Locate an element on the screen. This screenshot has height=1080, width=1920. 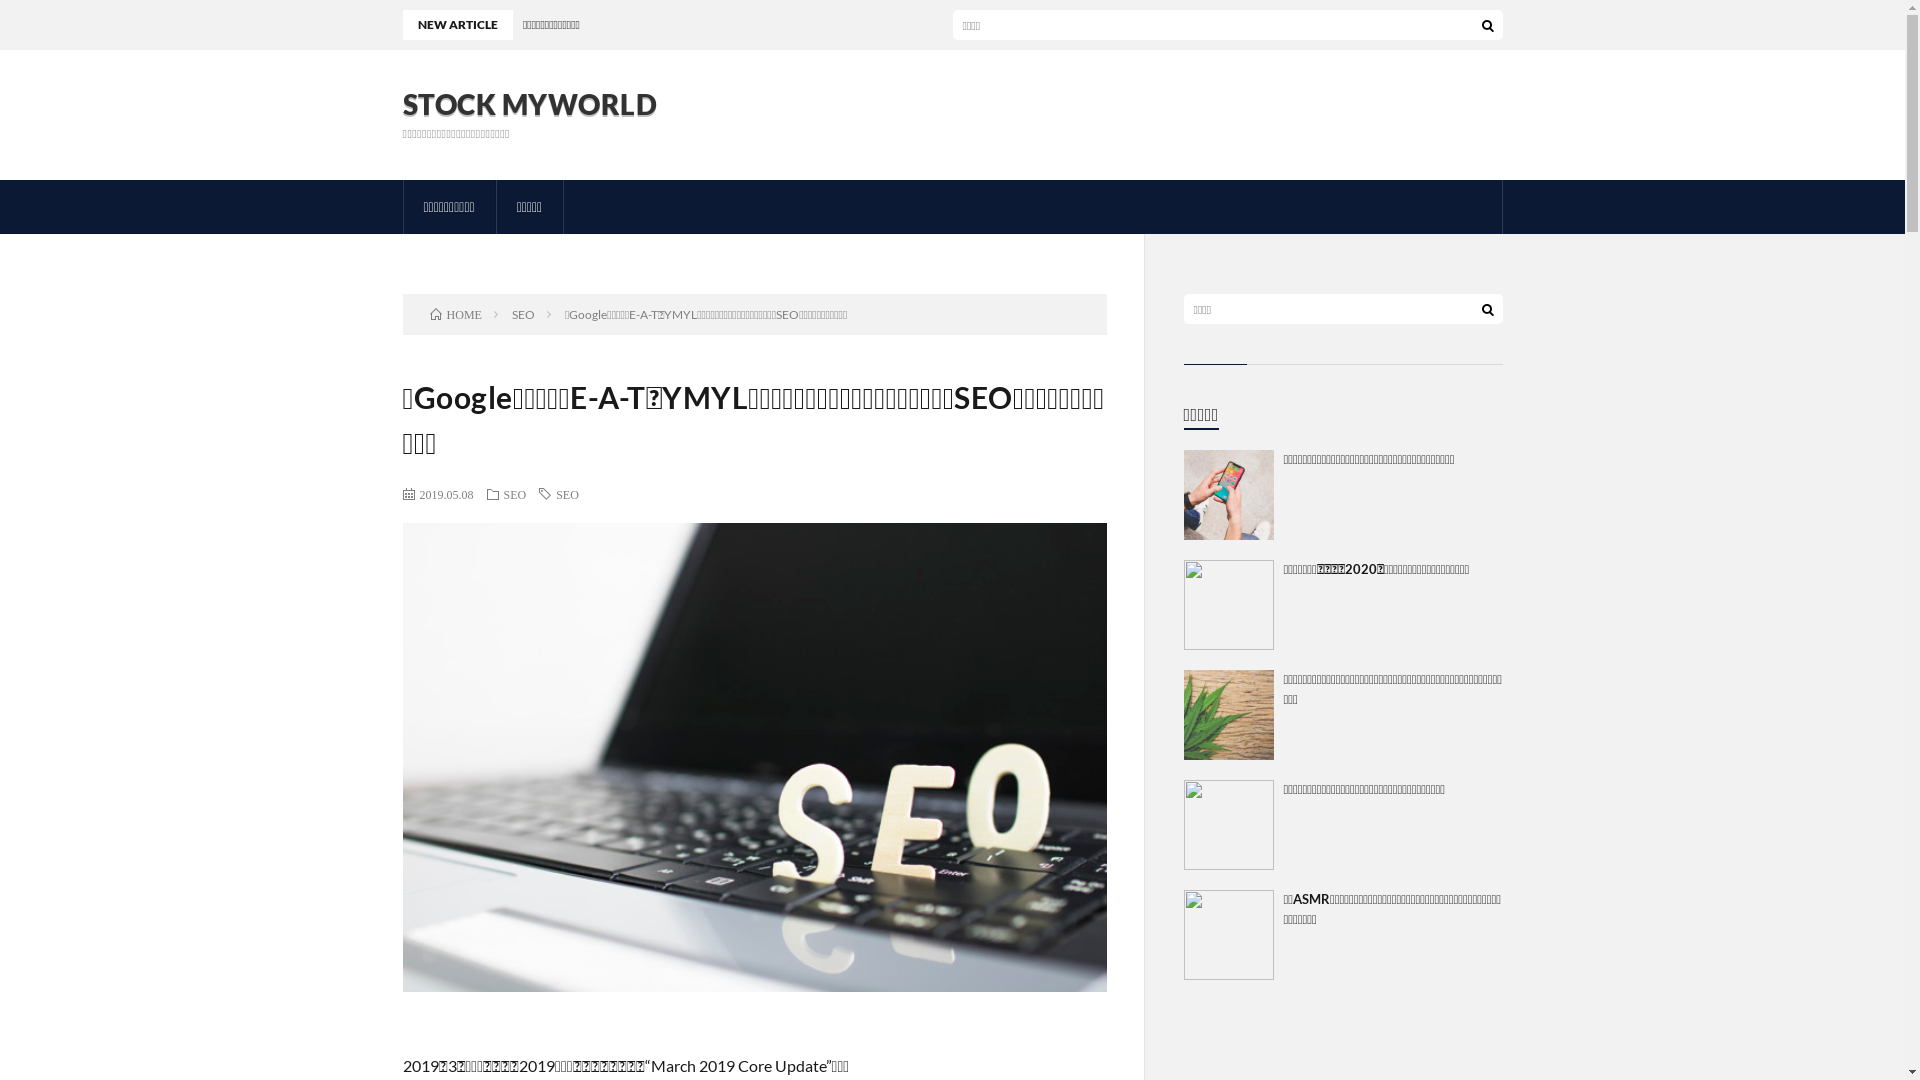
'search' is located at coordinates (1487, 24).